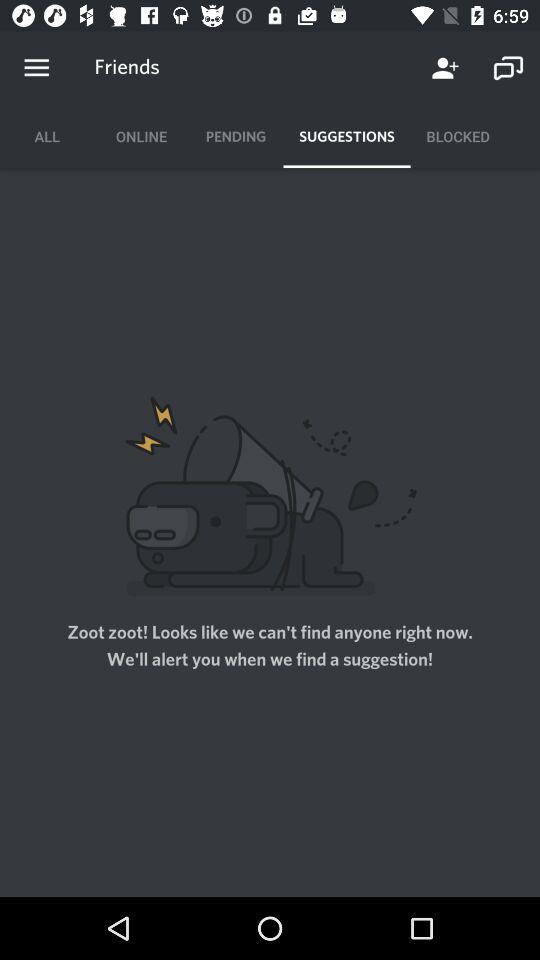 This screenshot has width=540, height=960. What do you see at coordinates (445, 68) in the screenshot?
I see `the item next to the friends item` at bounding box center [445, 68].